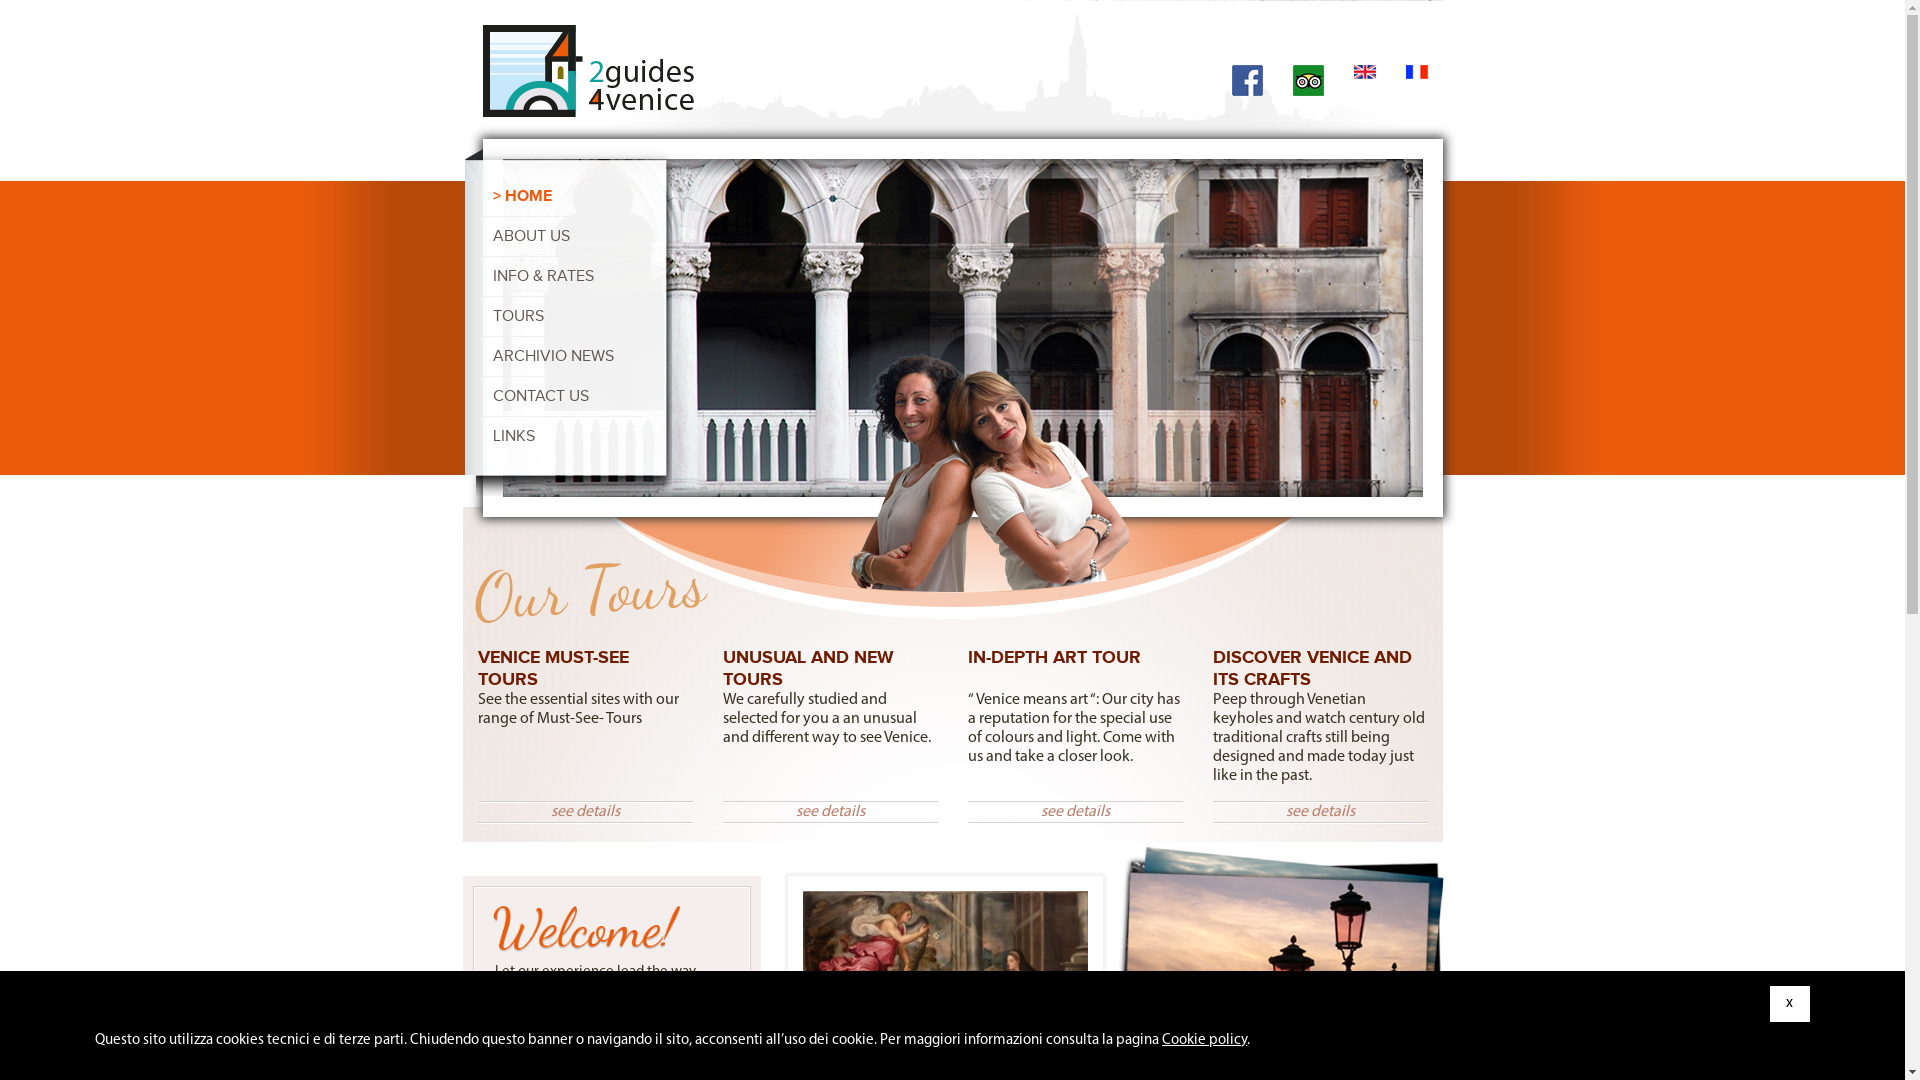 The height and width of the screenshot is (1080, 1920). What do you see at coordinates (1770, 1003) in the screenshot?
I see `'x'` at bounding box center [1770, 1003].